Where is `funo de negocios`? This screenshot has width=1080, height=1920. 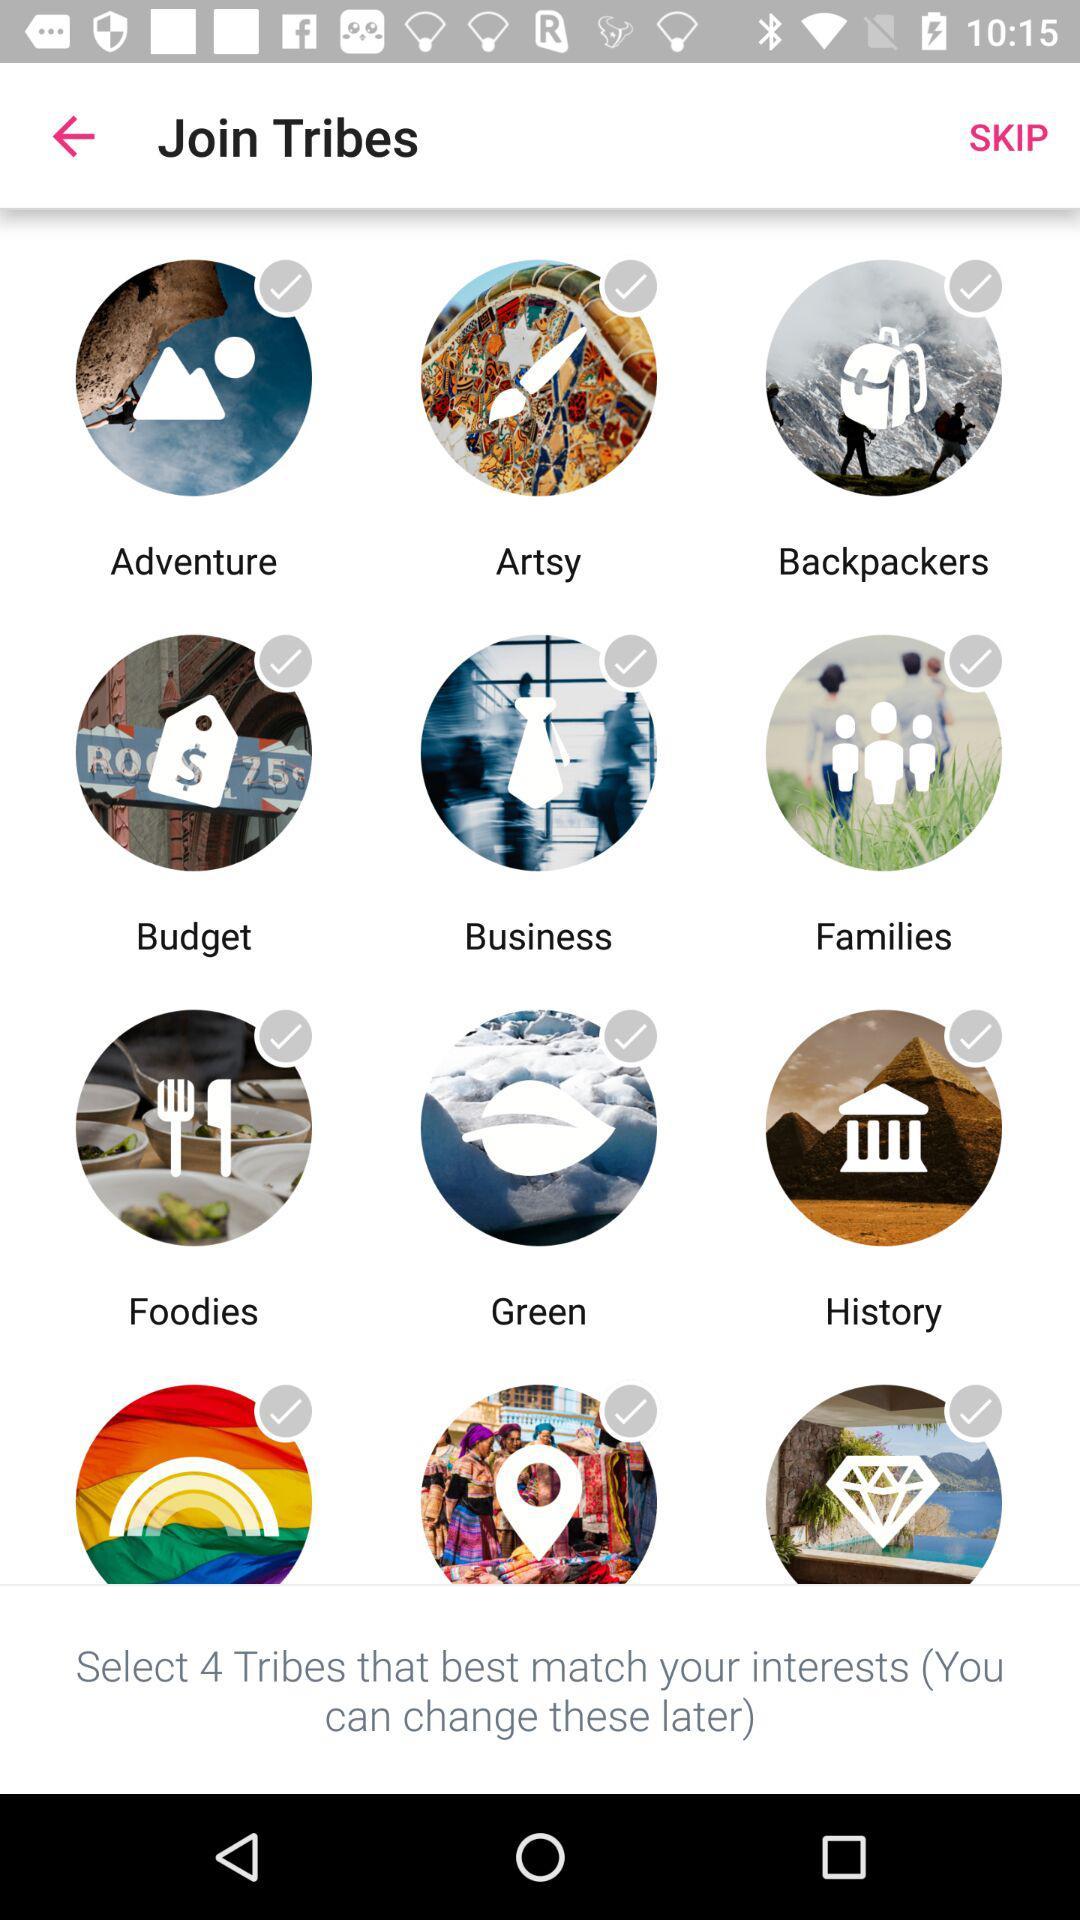
funo de negocios is located at coordinates (537, 746).